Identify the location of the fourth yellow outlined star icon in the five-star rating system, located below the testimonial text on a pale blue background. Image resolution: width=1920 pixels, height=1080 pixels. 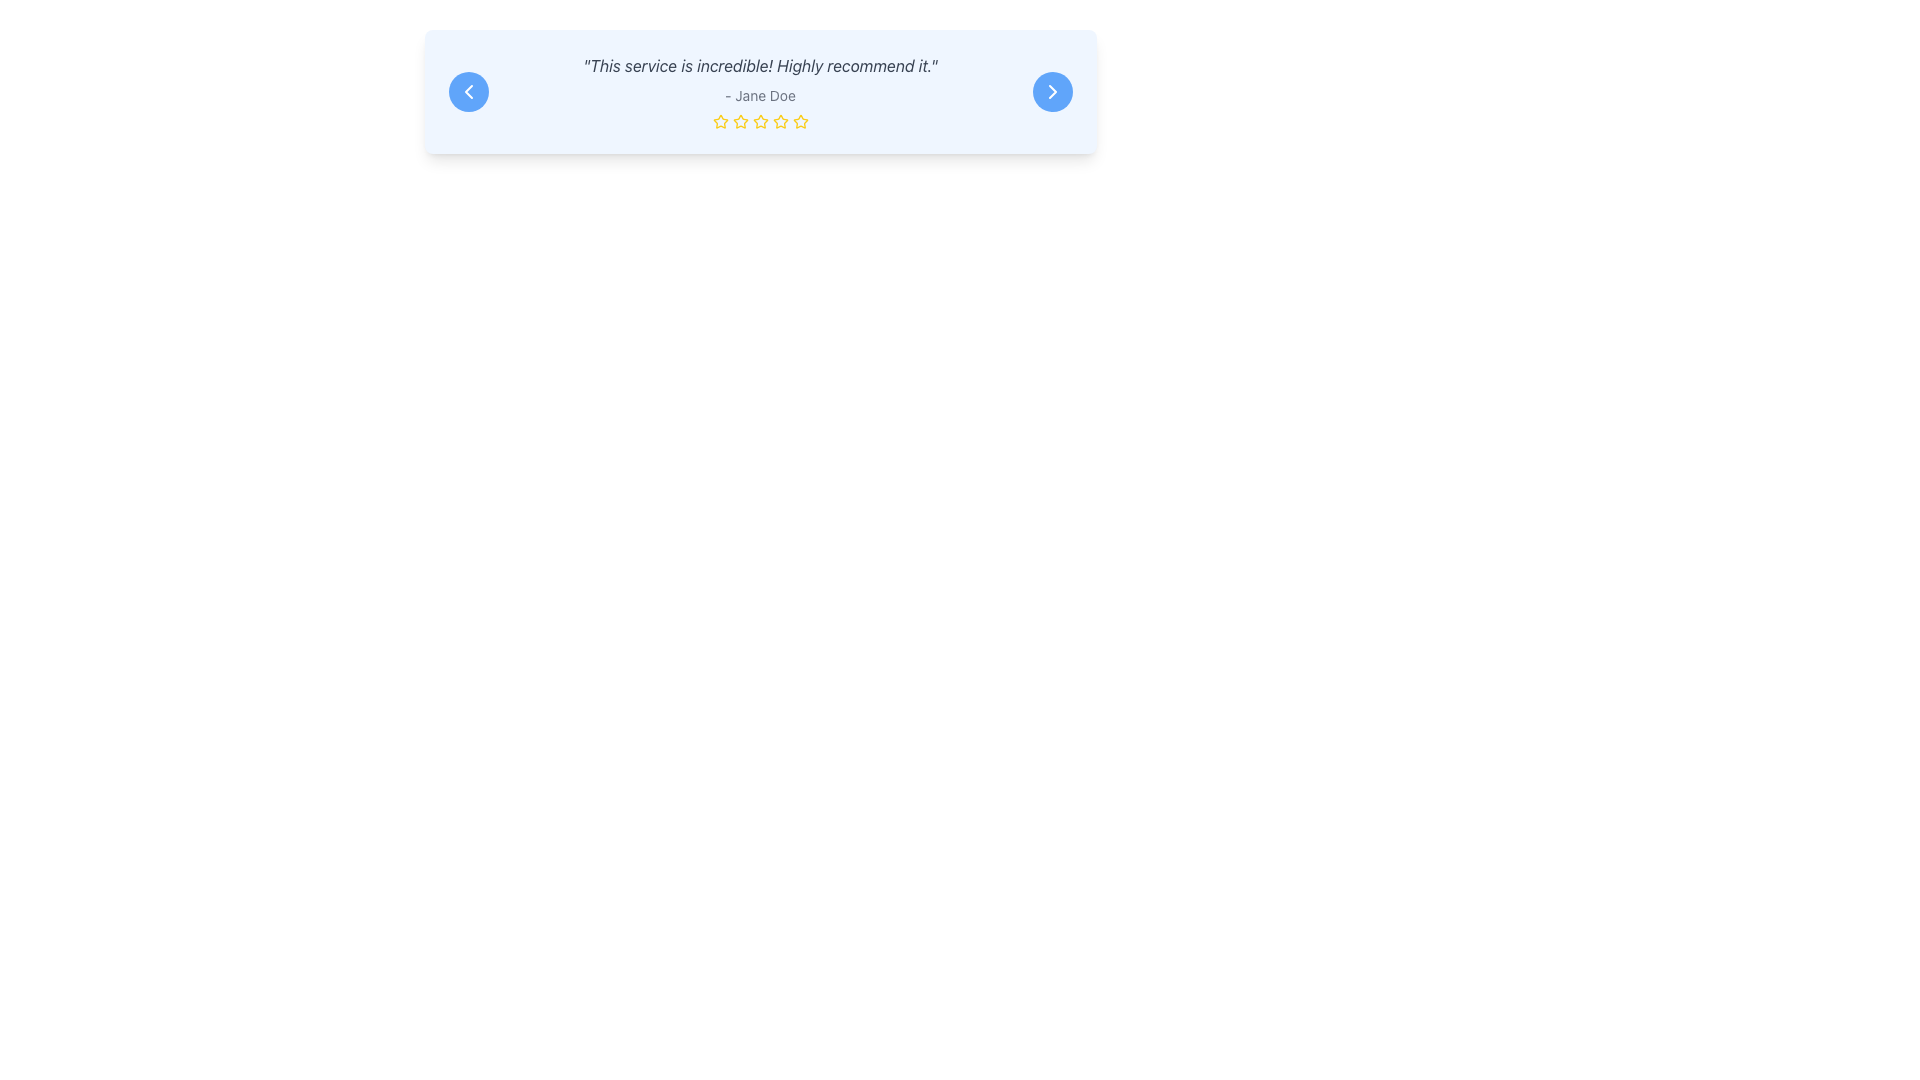
(759, 122).